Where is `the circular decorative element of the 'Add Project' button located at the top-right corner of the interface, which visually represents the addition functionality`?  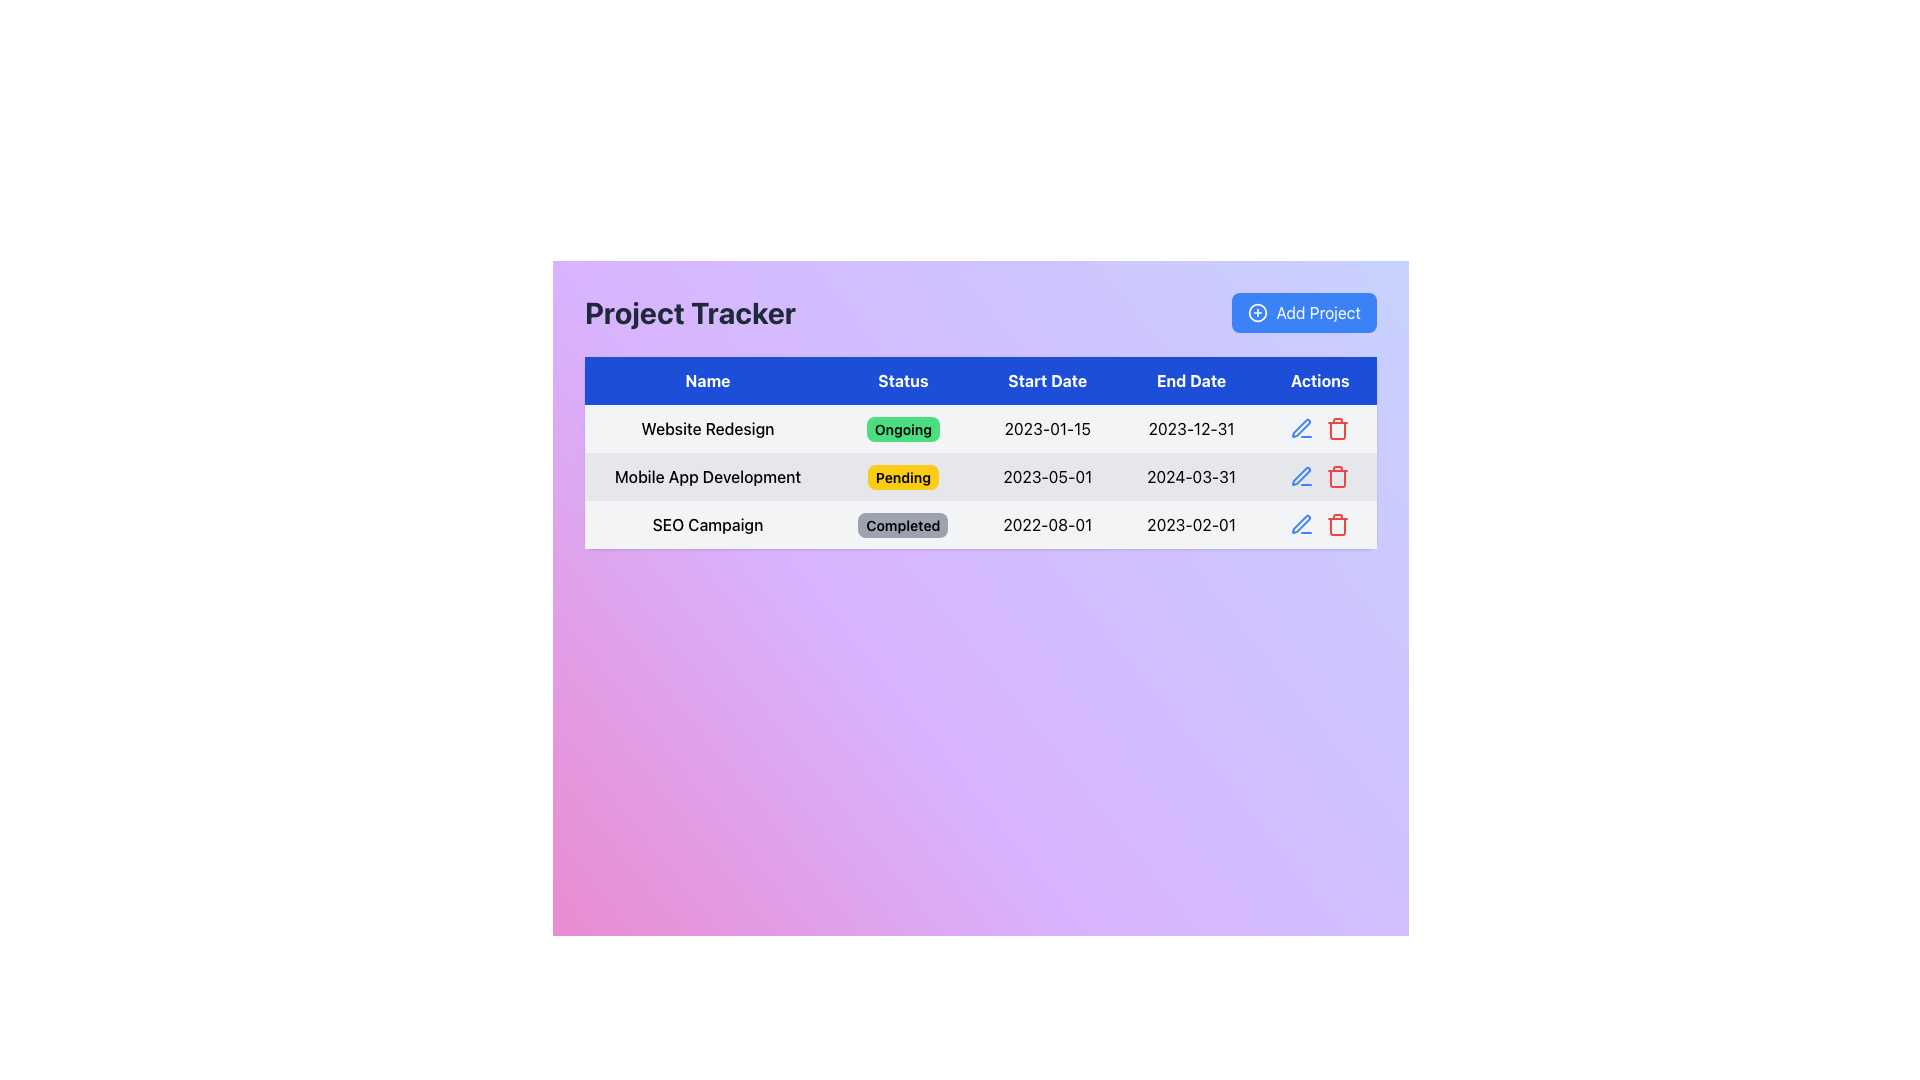
the circular decorative element of the 'Add Project' button located at the top-right corner of the interface, which visually represents the addition functionality is located at coordinates (1257, 312).